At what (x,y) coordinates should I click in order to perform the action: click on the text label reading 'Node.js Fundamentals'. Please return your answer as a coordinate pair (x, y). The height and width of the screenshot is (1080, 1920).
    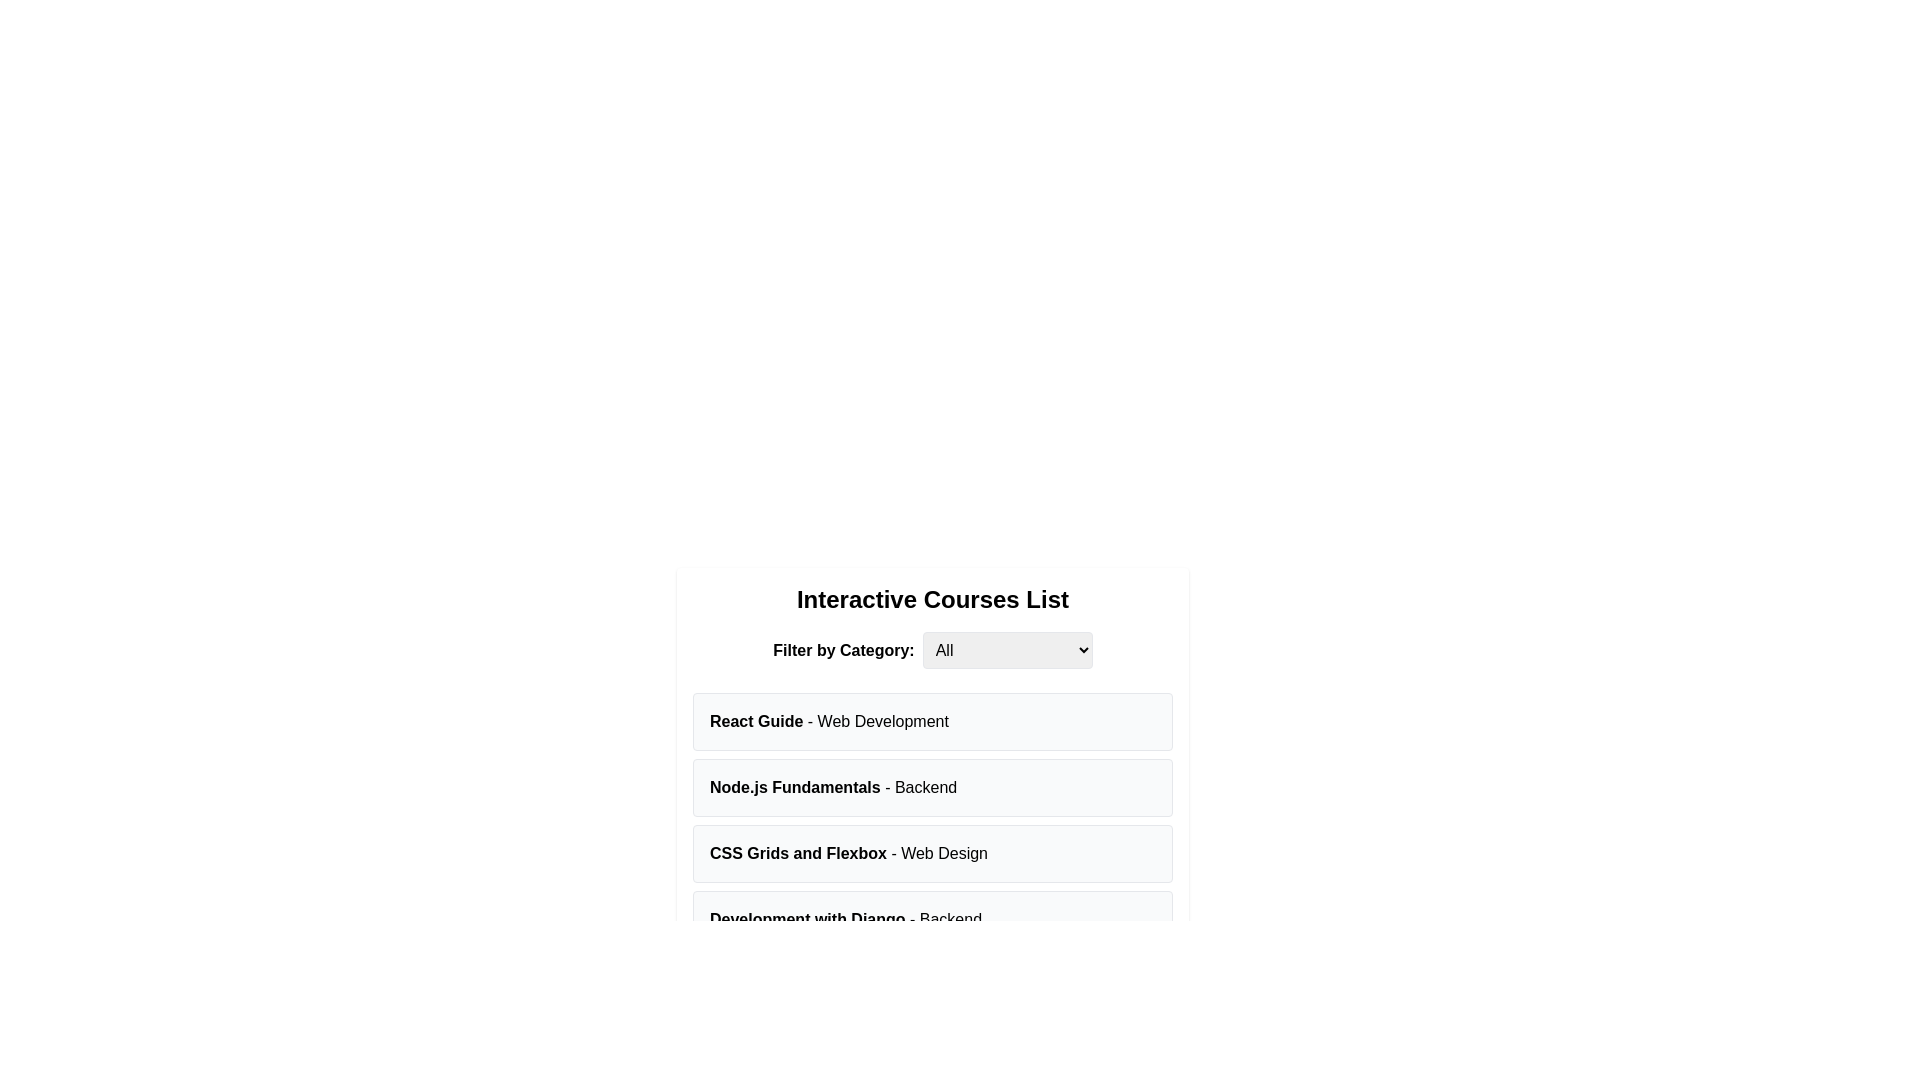
    Looking at the image, I should click on (794, 786).